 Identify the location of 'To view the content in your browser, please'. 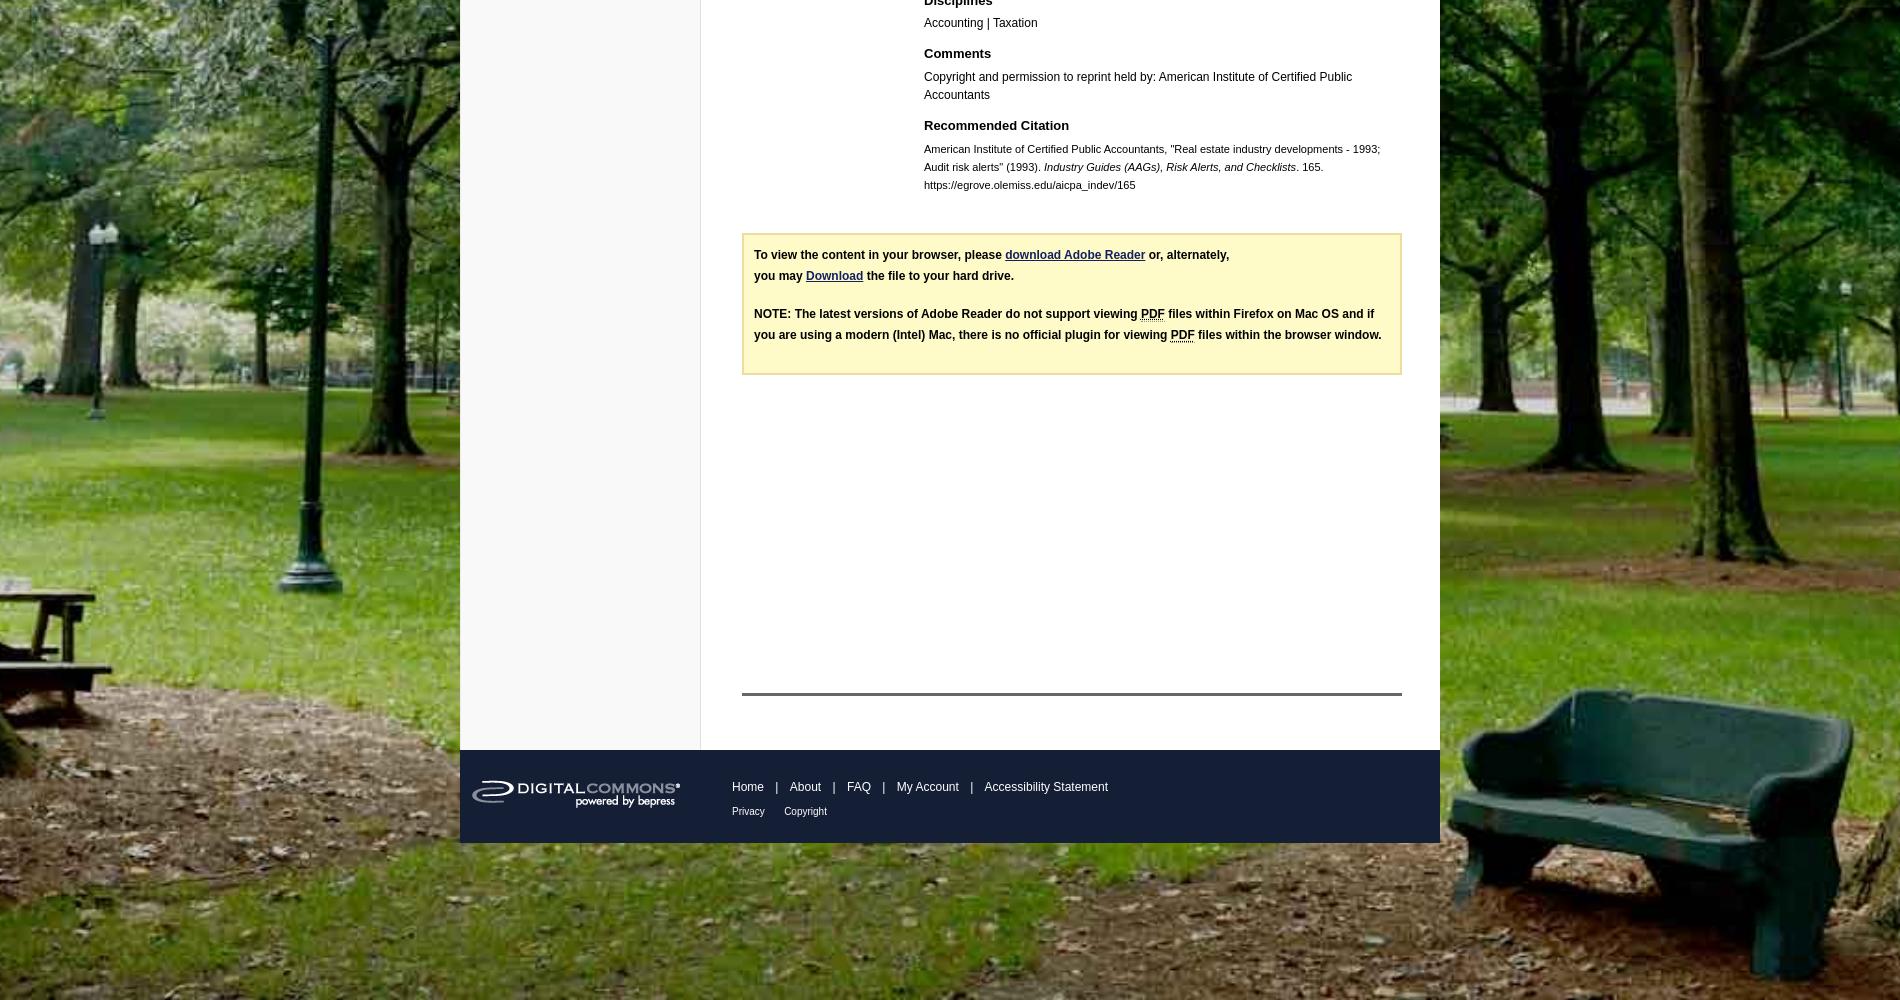
(878, 254).